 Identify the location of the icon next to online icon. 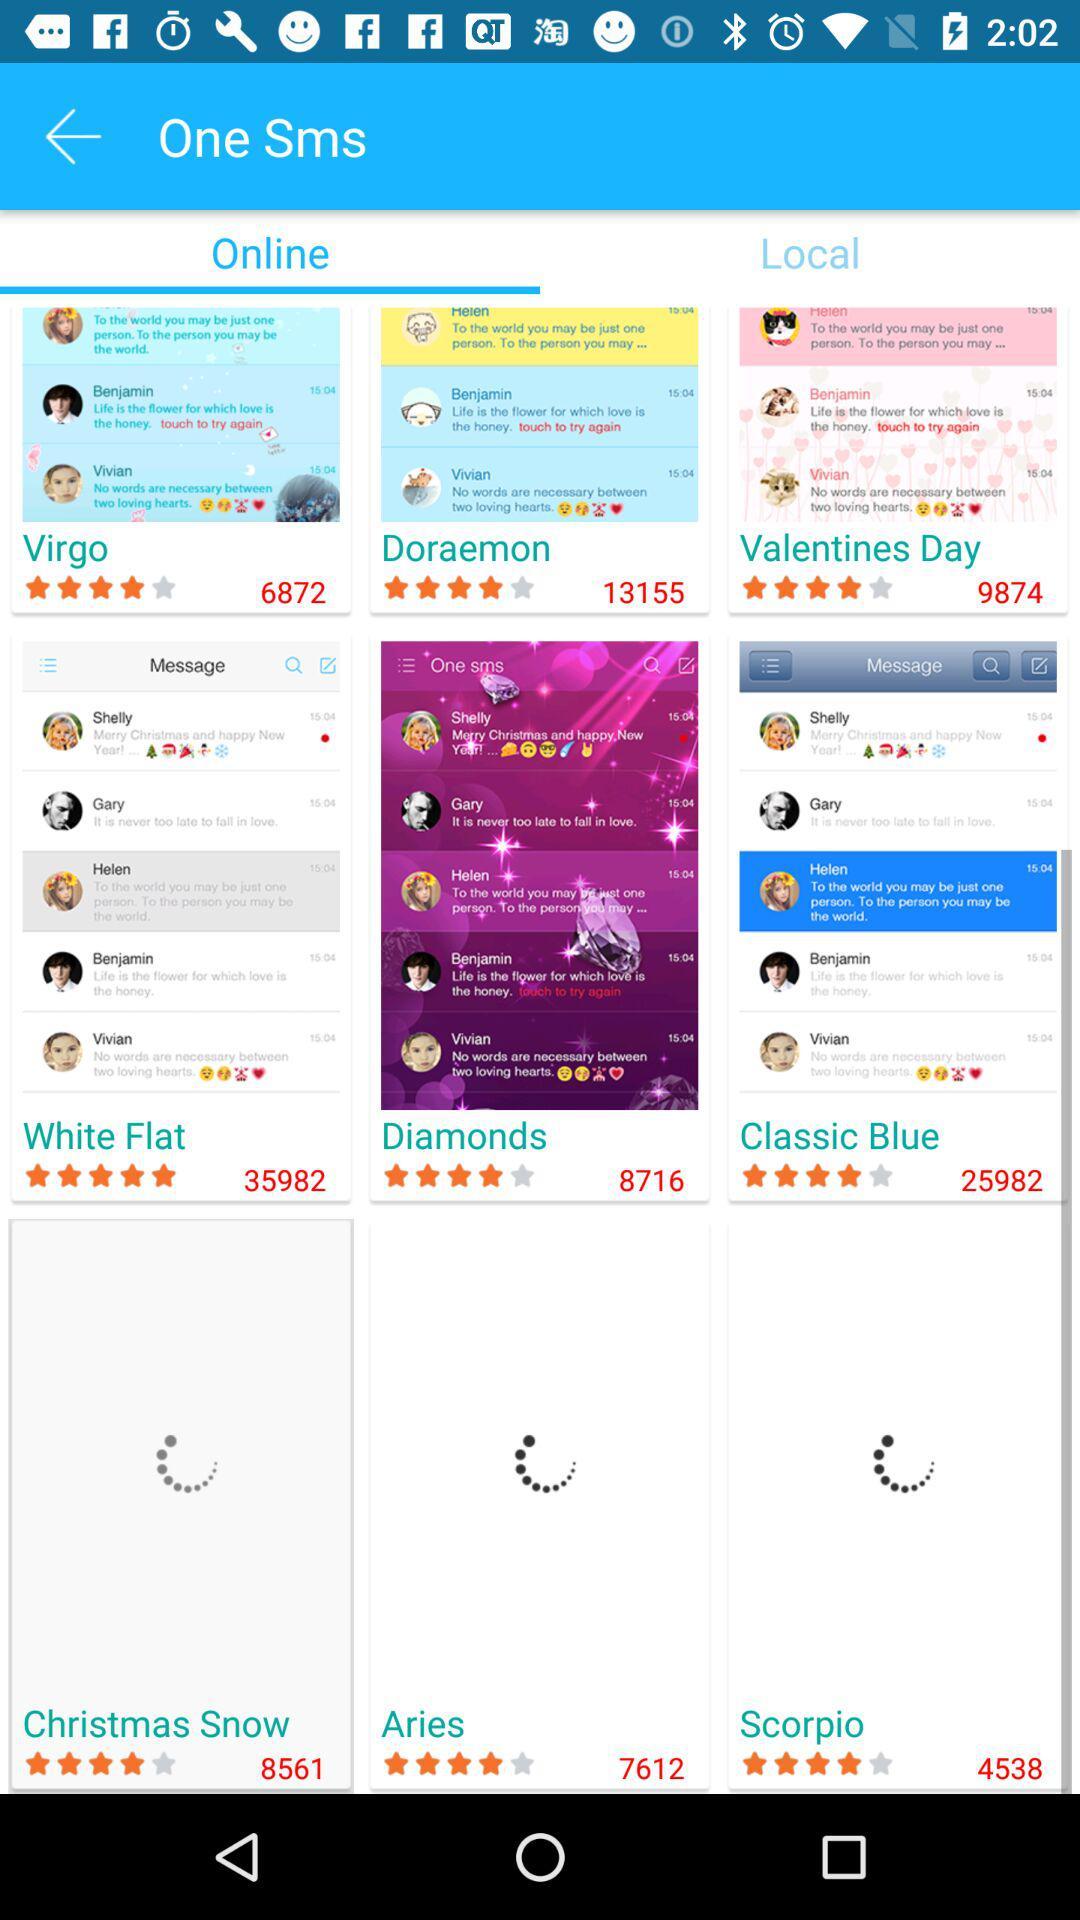
(810, 251).